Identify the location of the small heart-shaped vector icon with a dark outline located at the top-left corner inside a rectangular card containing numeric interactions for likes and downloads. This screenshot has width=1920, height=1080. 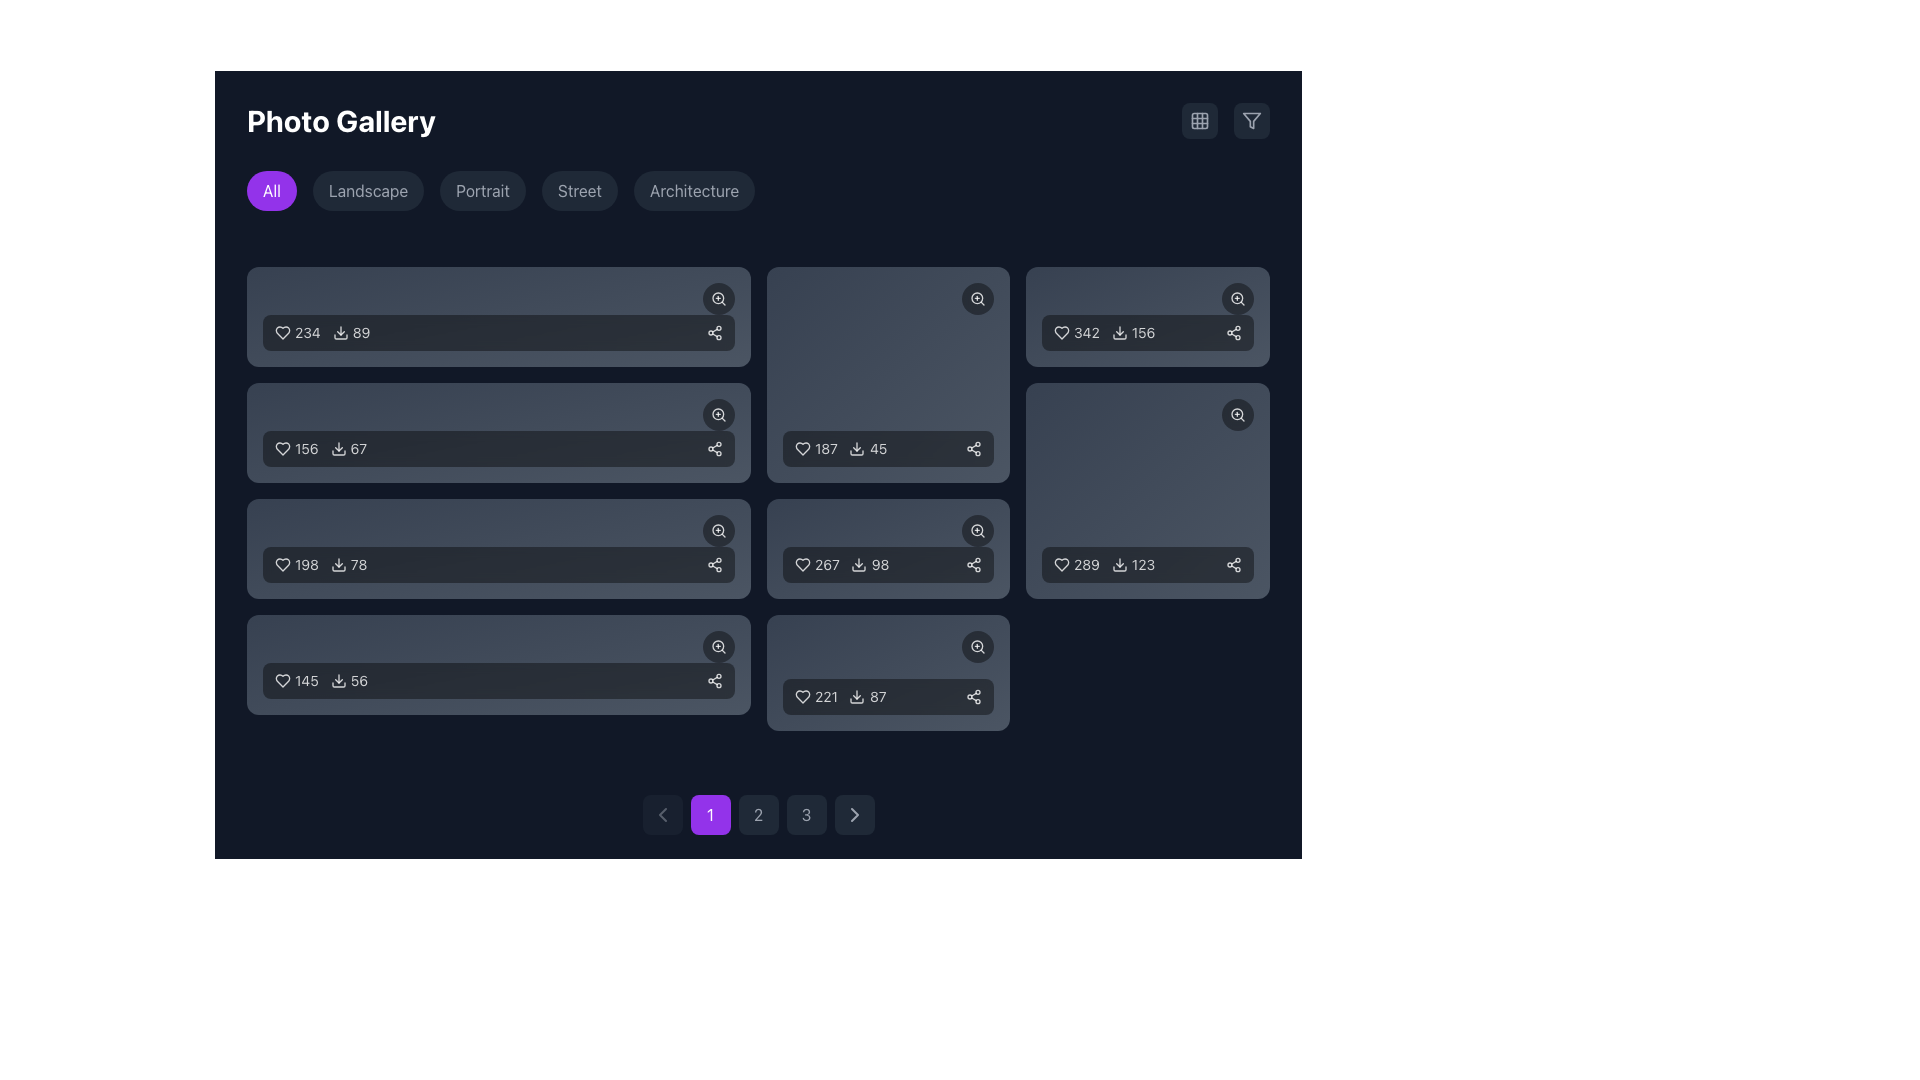
(1061, 331).